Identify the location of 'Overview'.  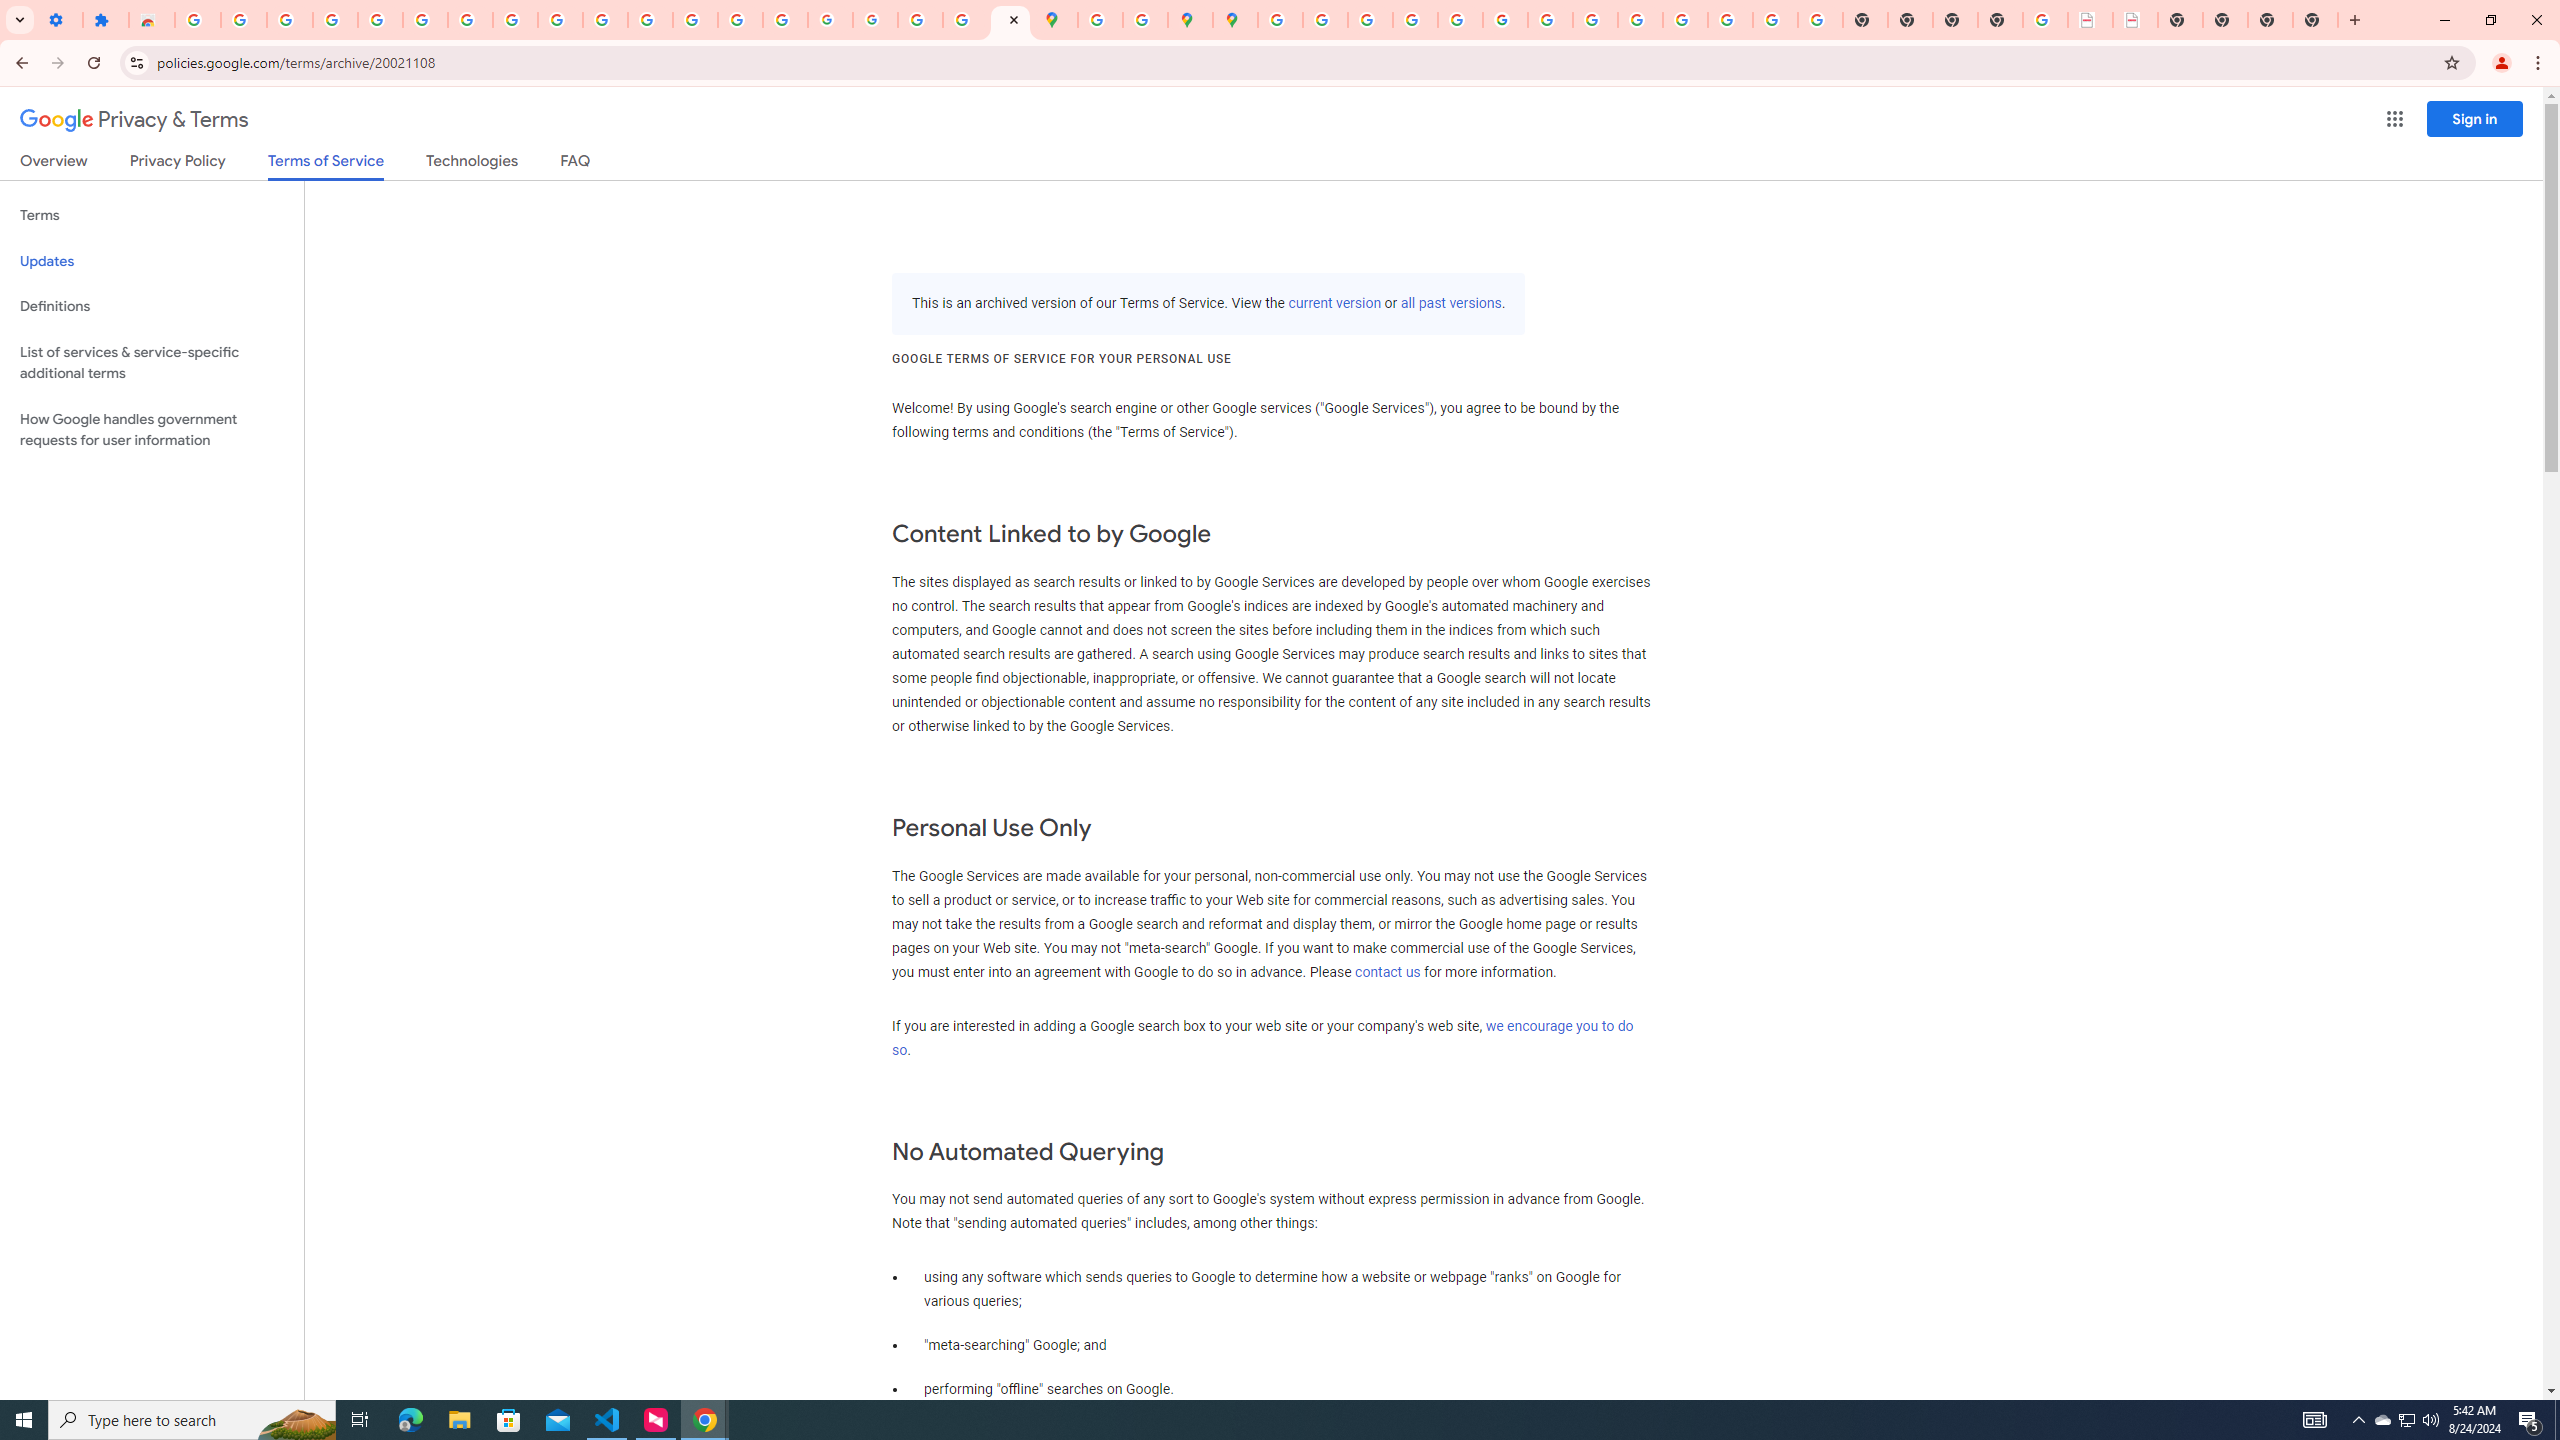
(52, 164).